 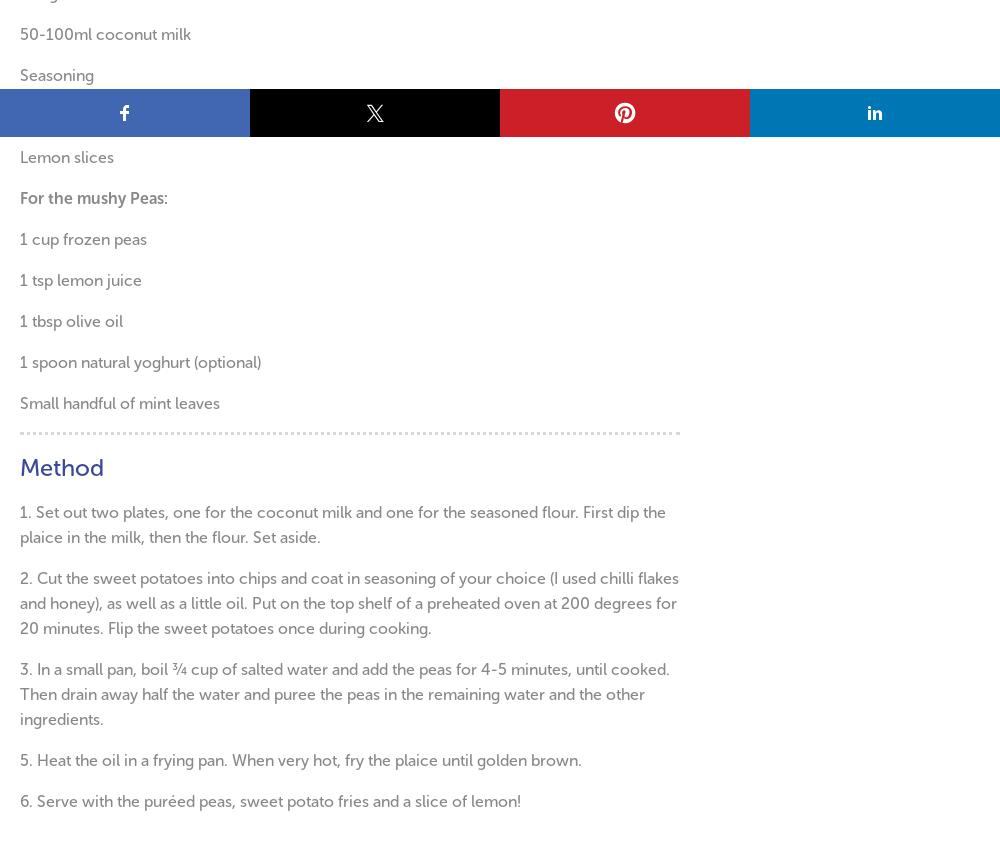 What do you see at coordinates (309, 759) in the screenshot?
I see `'Heat the oil in a frying pan. When very hot, fry the plaice until golden brown.'` at bounding box center [309, 759].